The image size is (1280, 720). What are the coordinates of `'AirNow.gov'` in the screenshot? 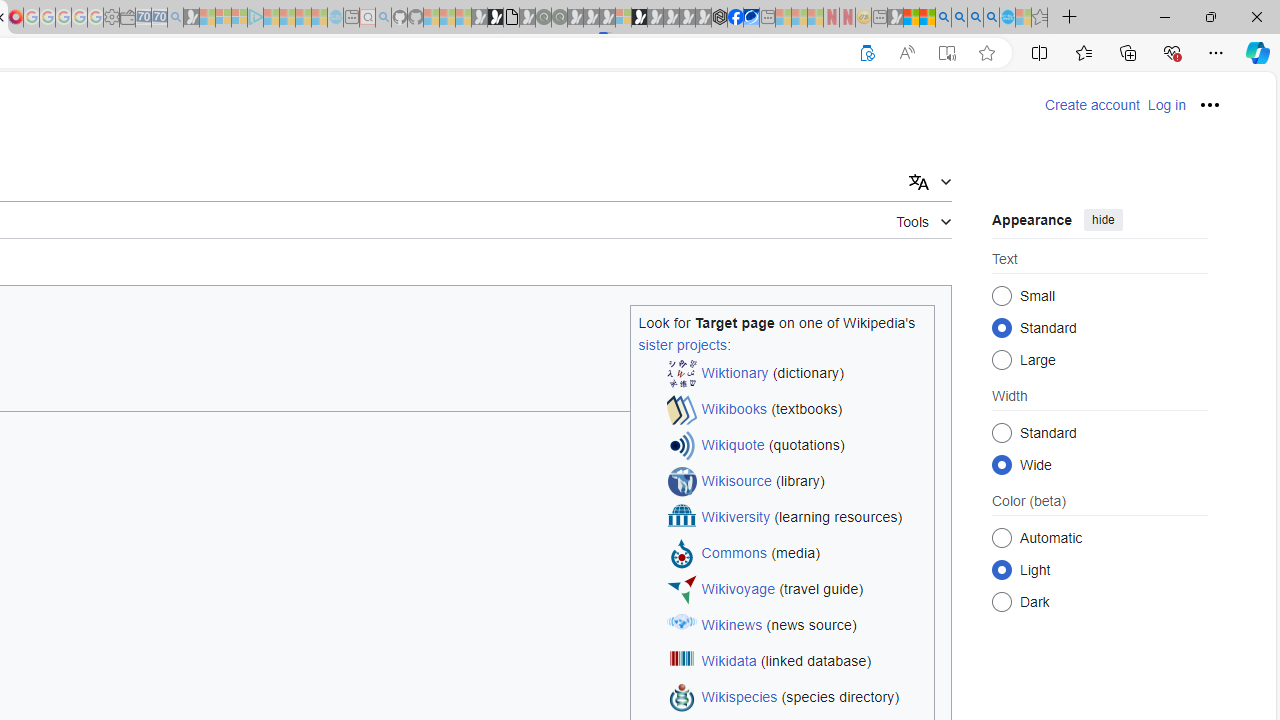 It's located at (750, 17).